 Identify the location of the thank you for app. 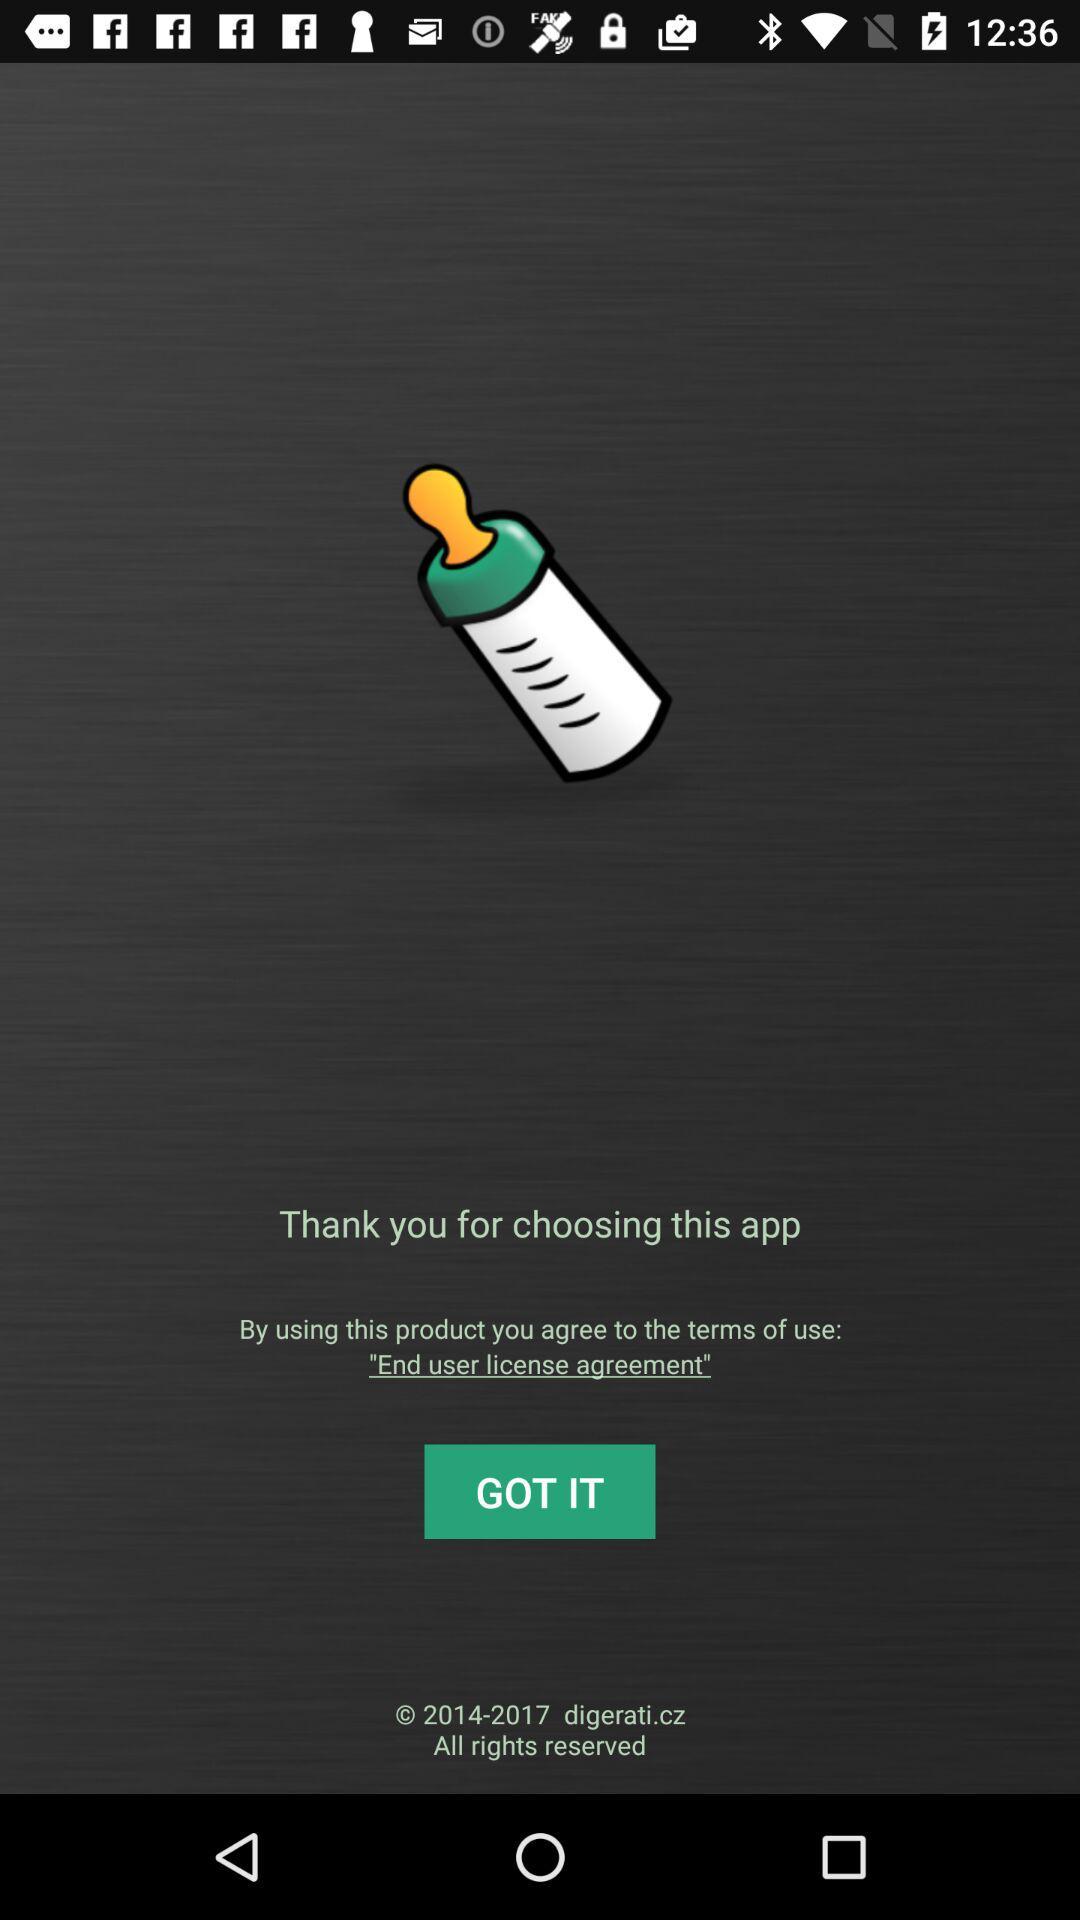
(540, 1222).